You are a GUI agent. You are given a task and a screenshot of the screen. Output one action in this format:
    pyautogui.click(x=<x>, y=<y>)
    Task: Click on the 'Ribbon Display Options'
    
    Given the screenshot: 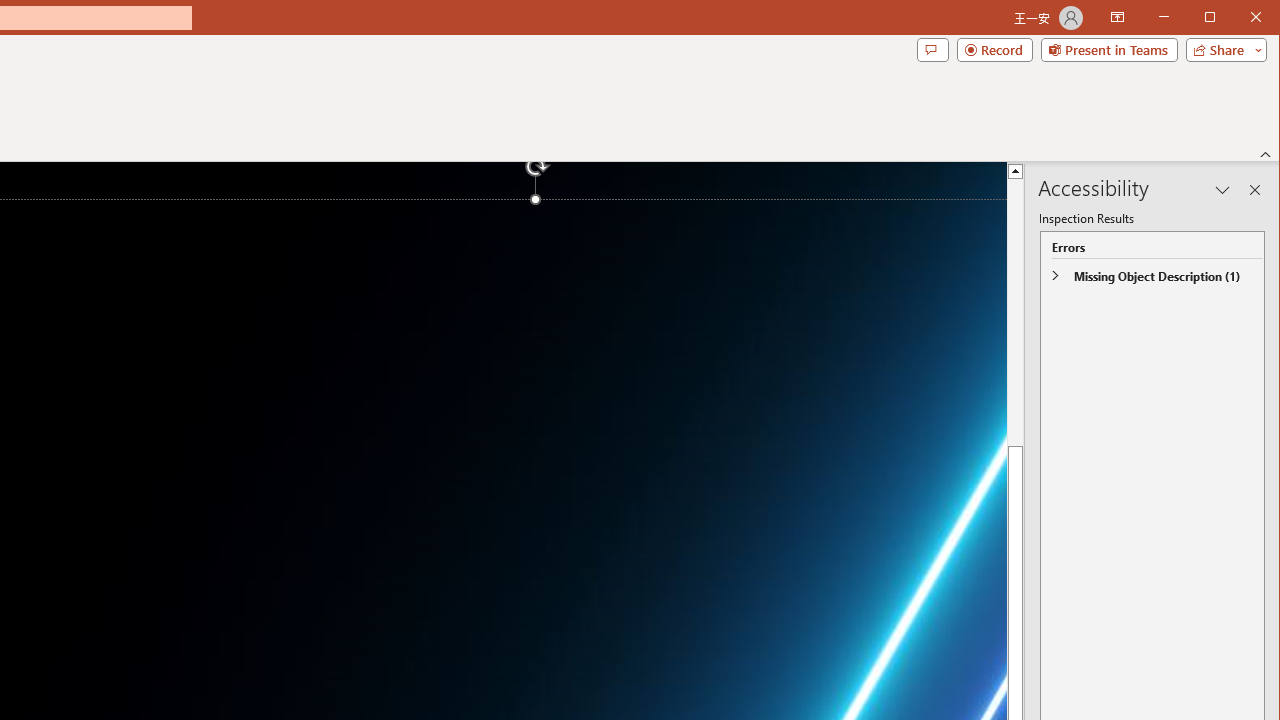 What is the action you would take?
    pyautogui.click(x=1116, y=18)
    